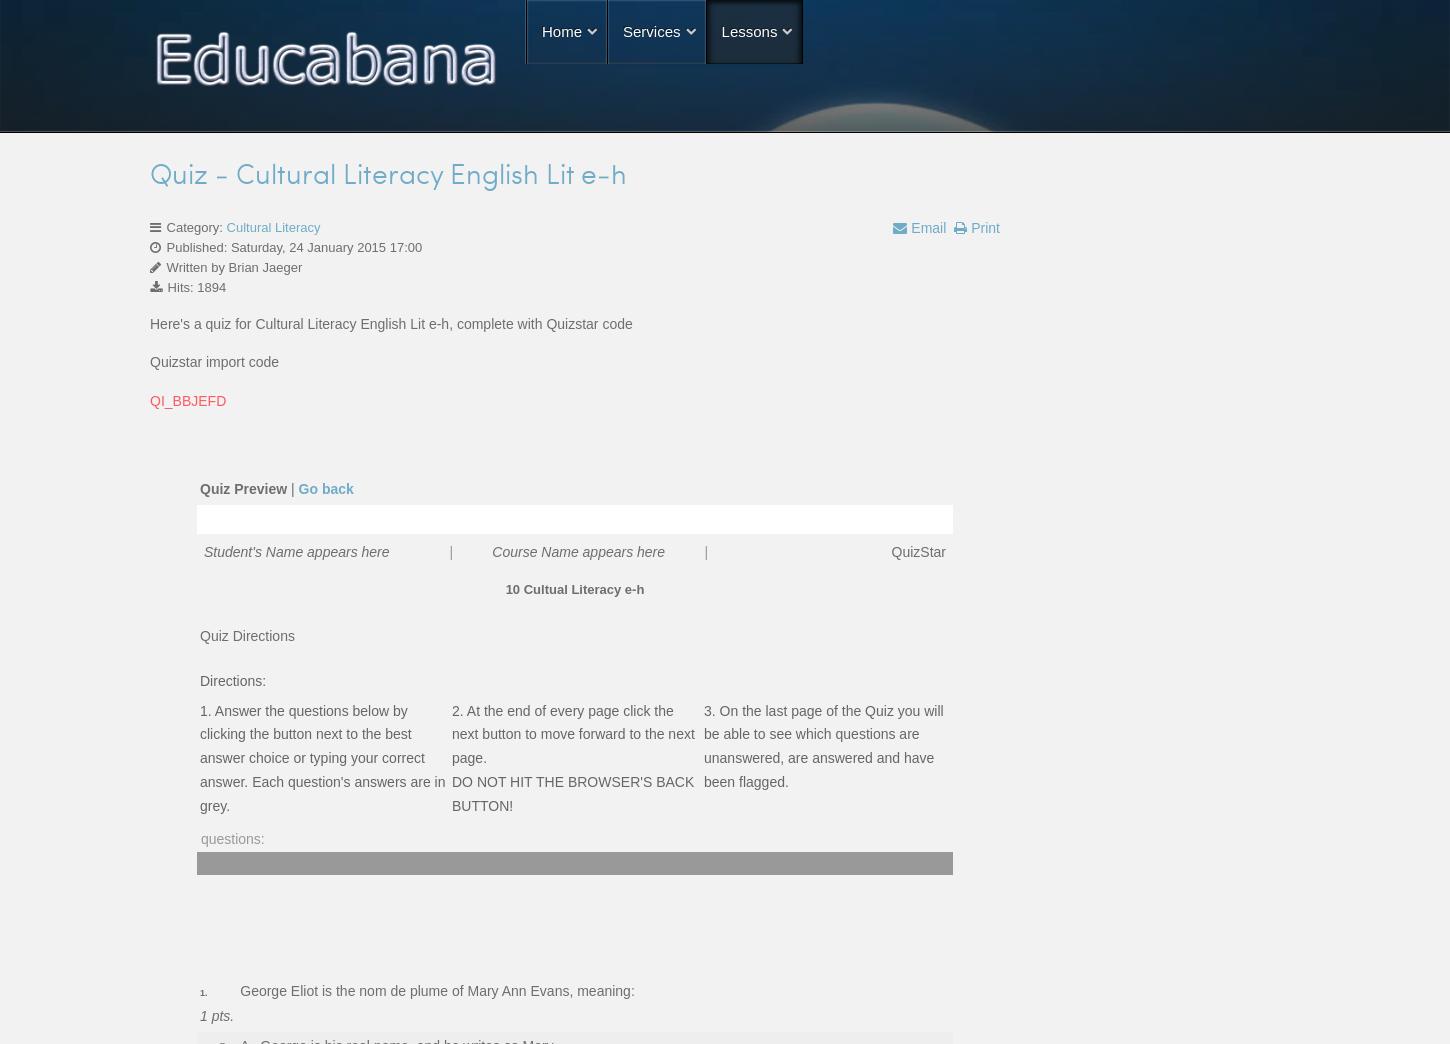 The image size is (1450, 1044). I want to click on 'Here's a quiz for Cultural Literacy English Lit e-h, complete with Quizstar code', so click(390, 322).